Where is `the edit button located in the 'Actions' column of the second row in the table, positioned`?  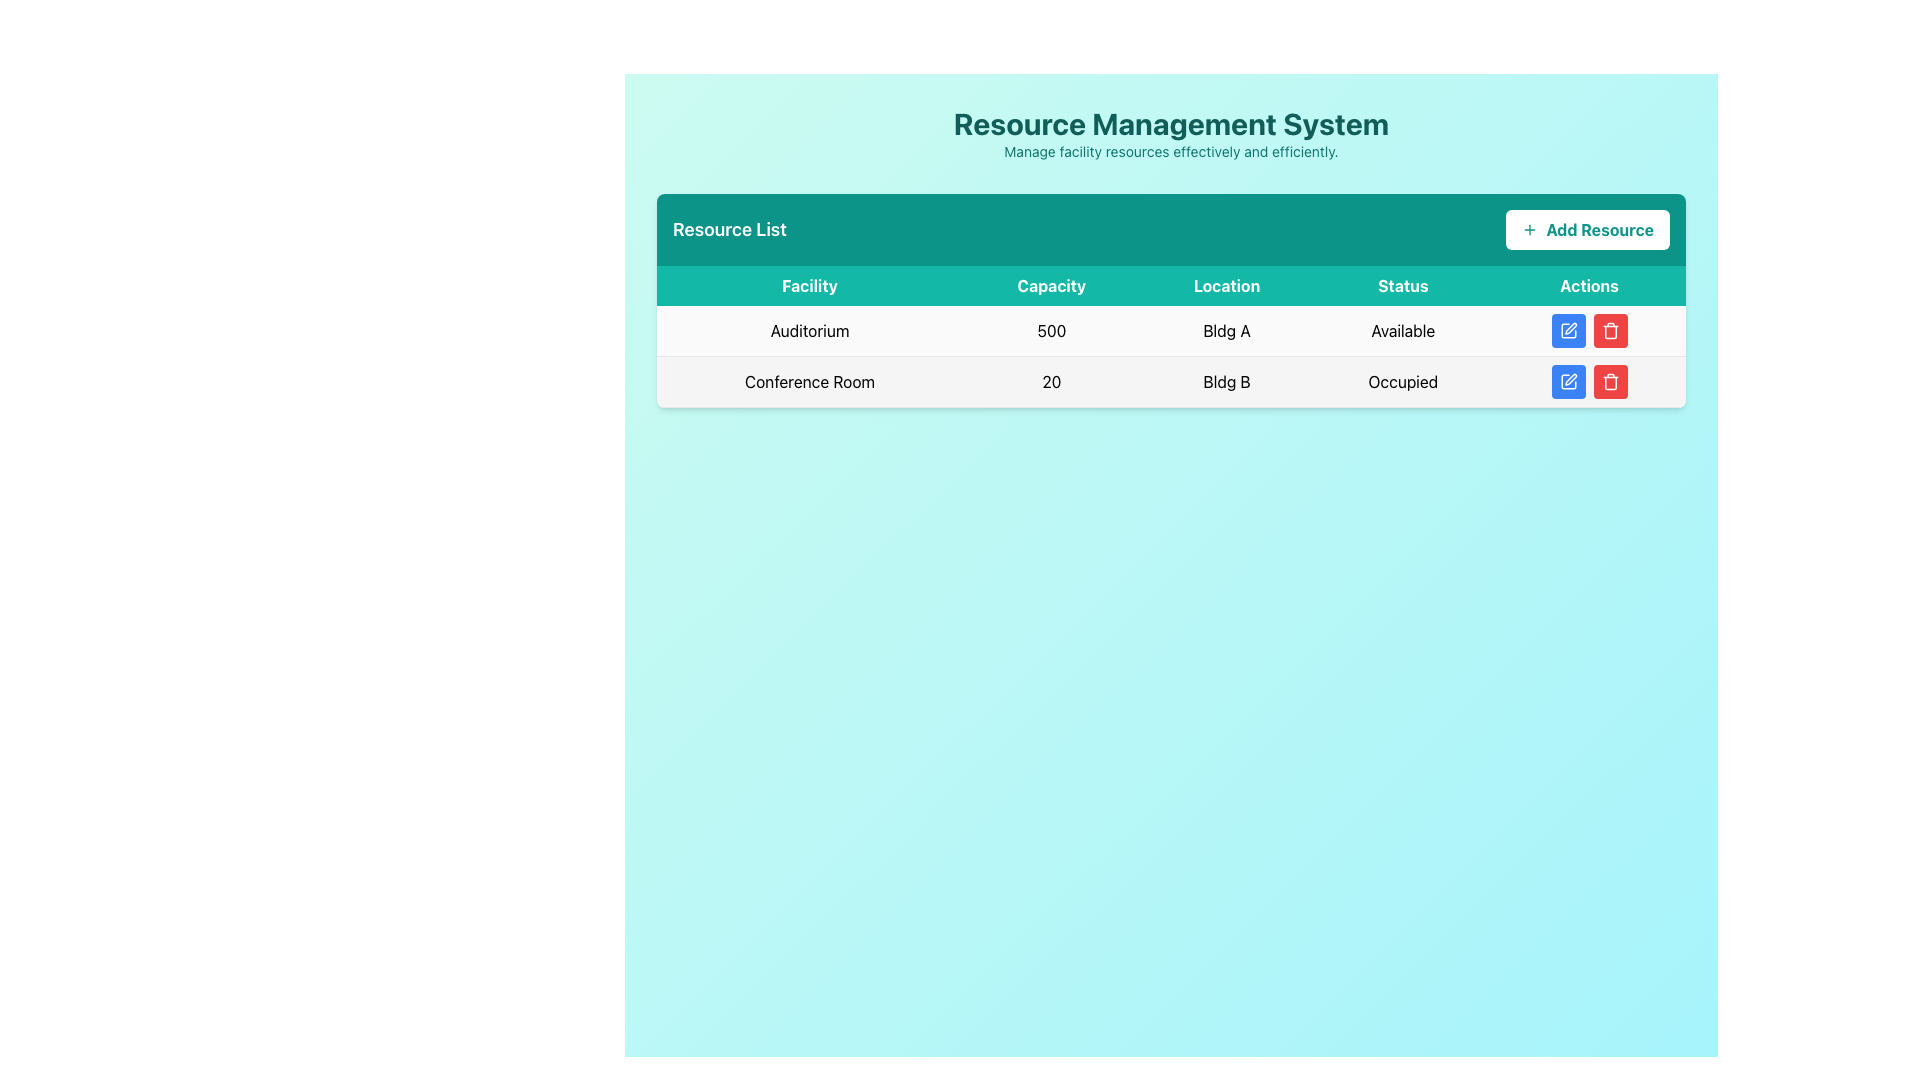
the edit button located in the 'Actions' column of the second row in the table, positioned is located at coordinates (1569, 327).